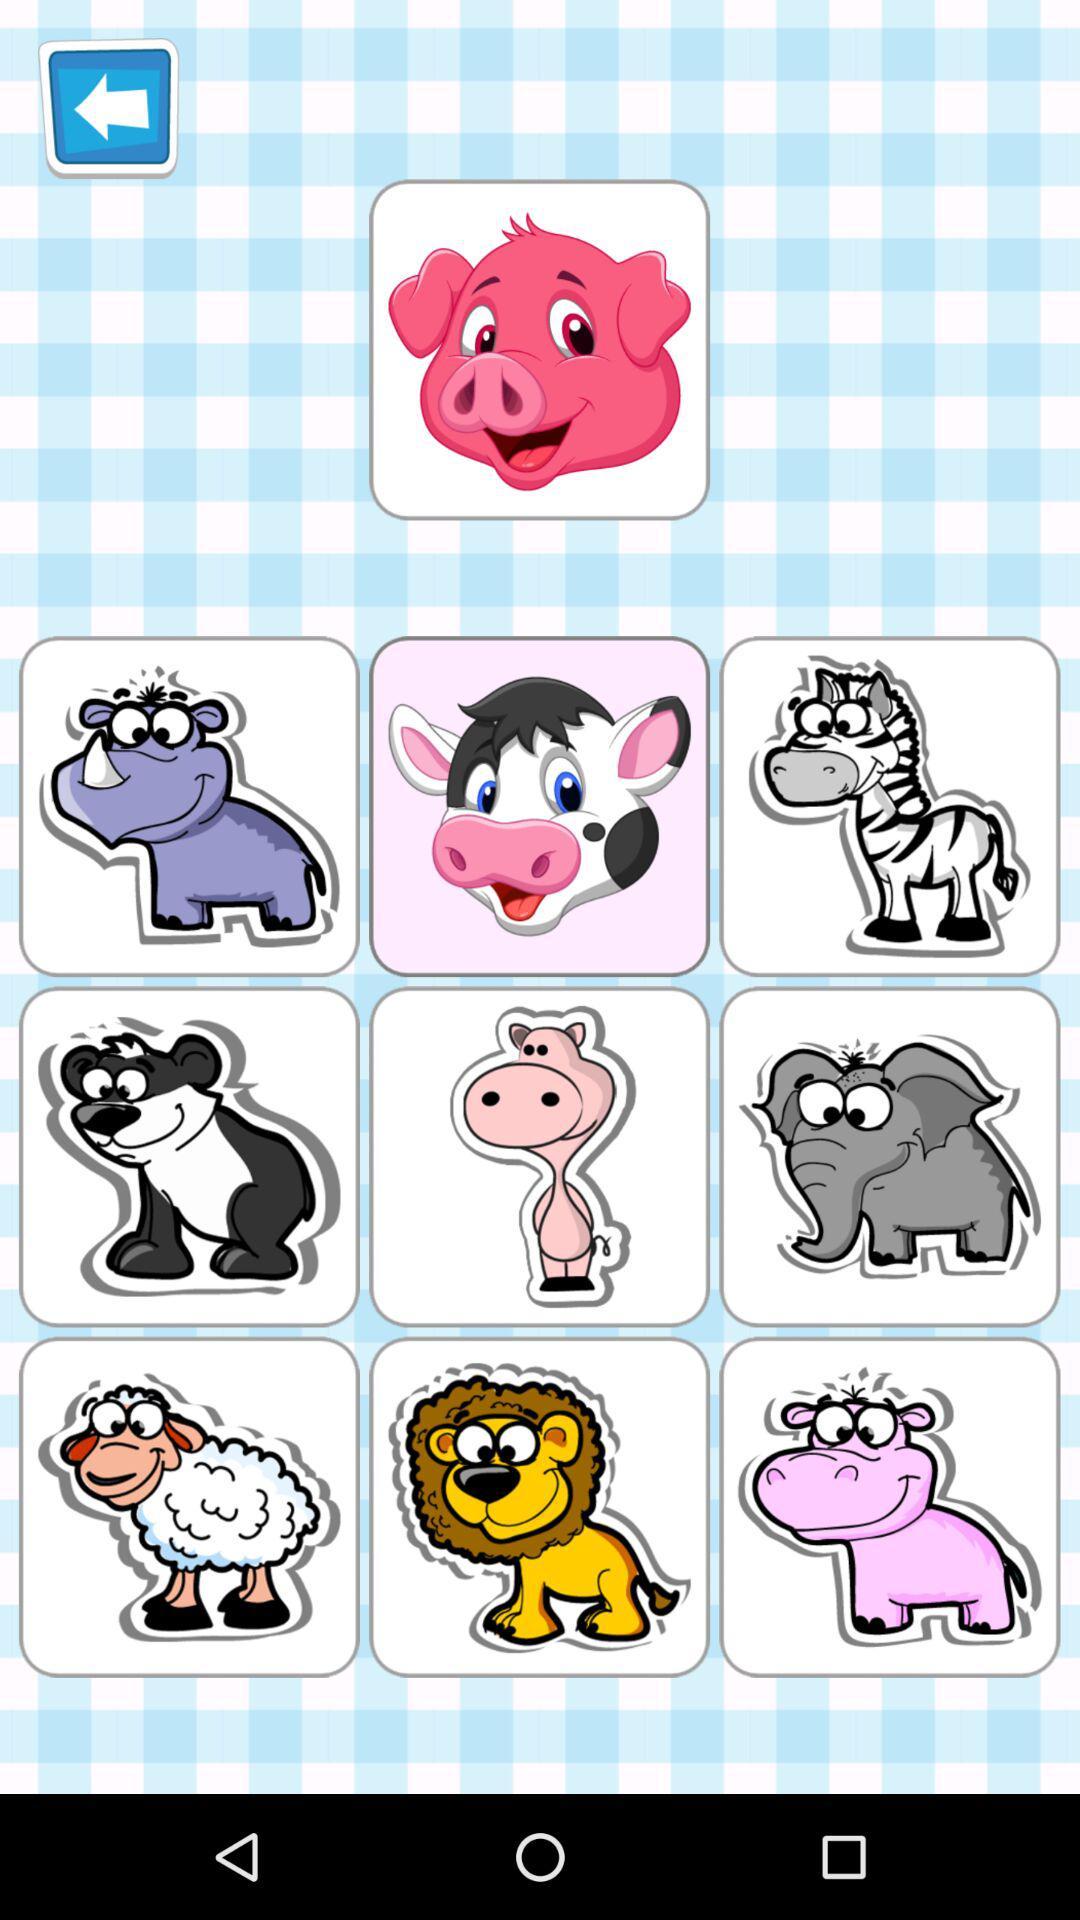  What do you see at coordinates (538, 349) in the screenshot?
I see `or expand on the selected image` at bounding box center [538, 349].